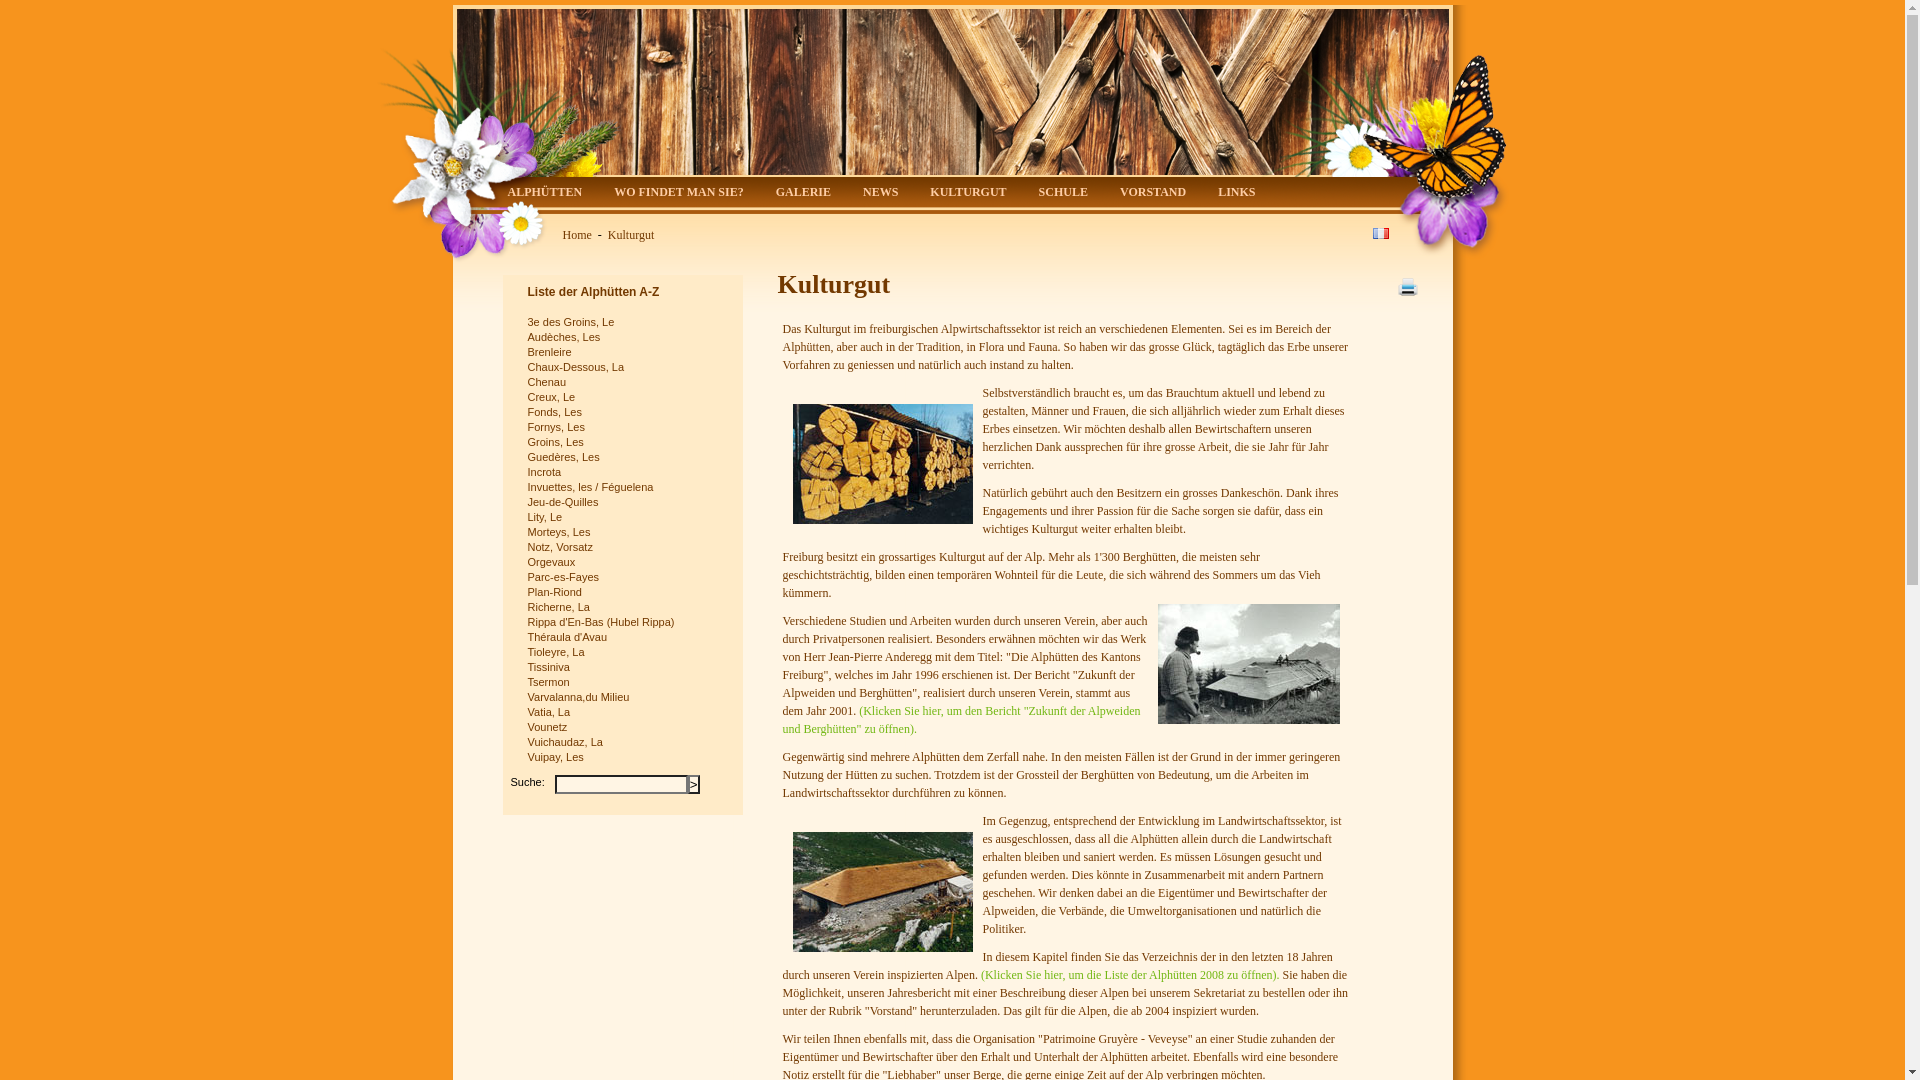  Describe the element at coordinates (880, 193) in the screenshot. I see `'NEWS'` at that location.